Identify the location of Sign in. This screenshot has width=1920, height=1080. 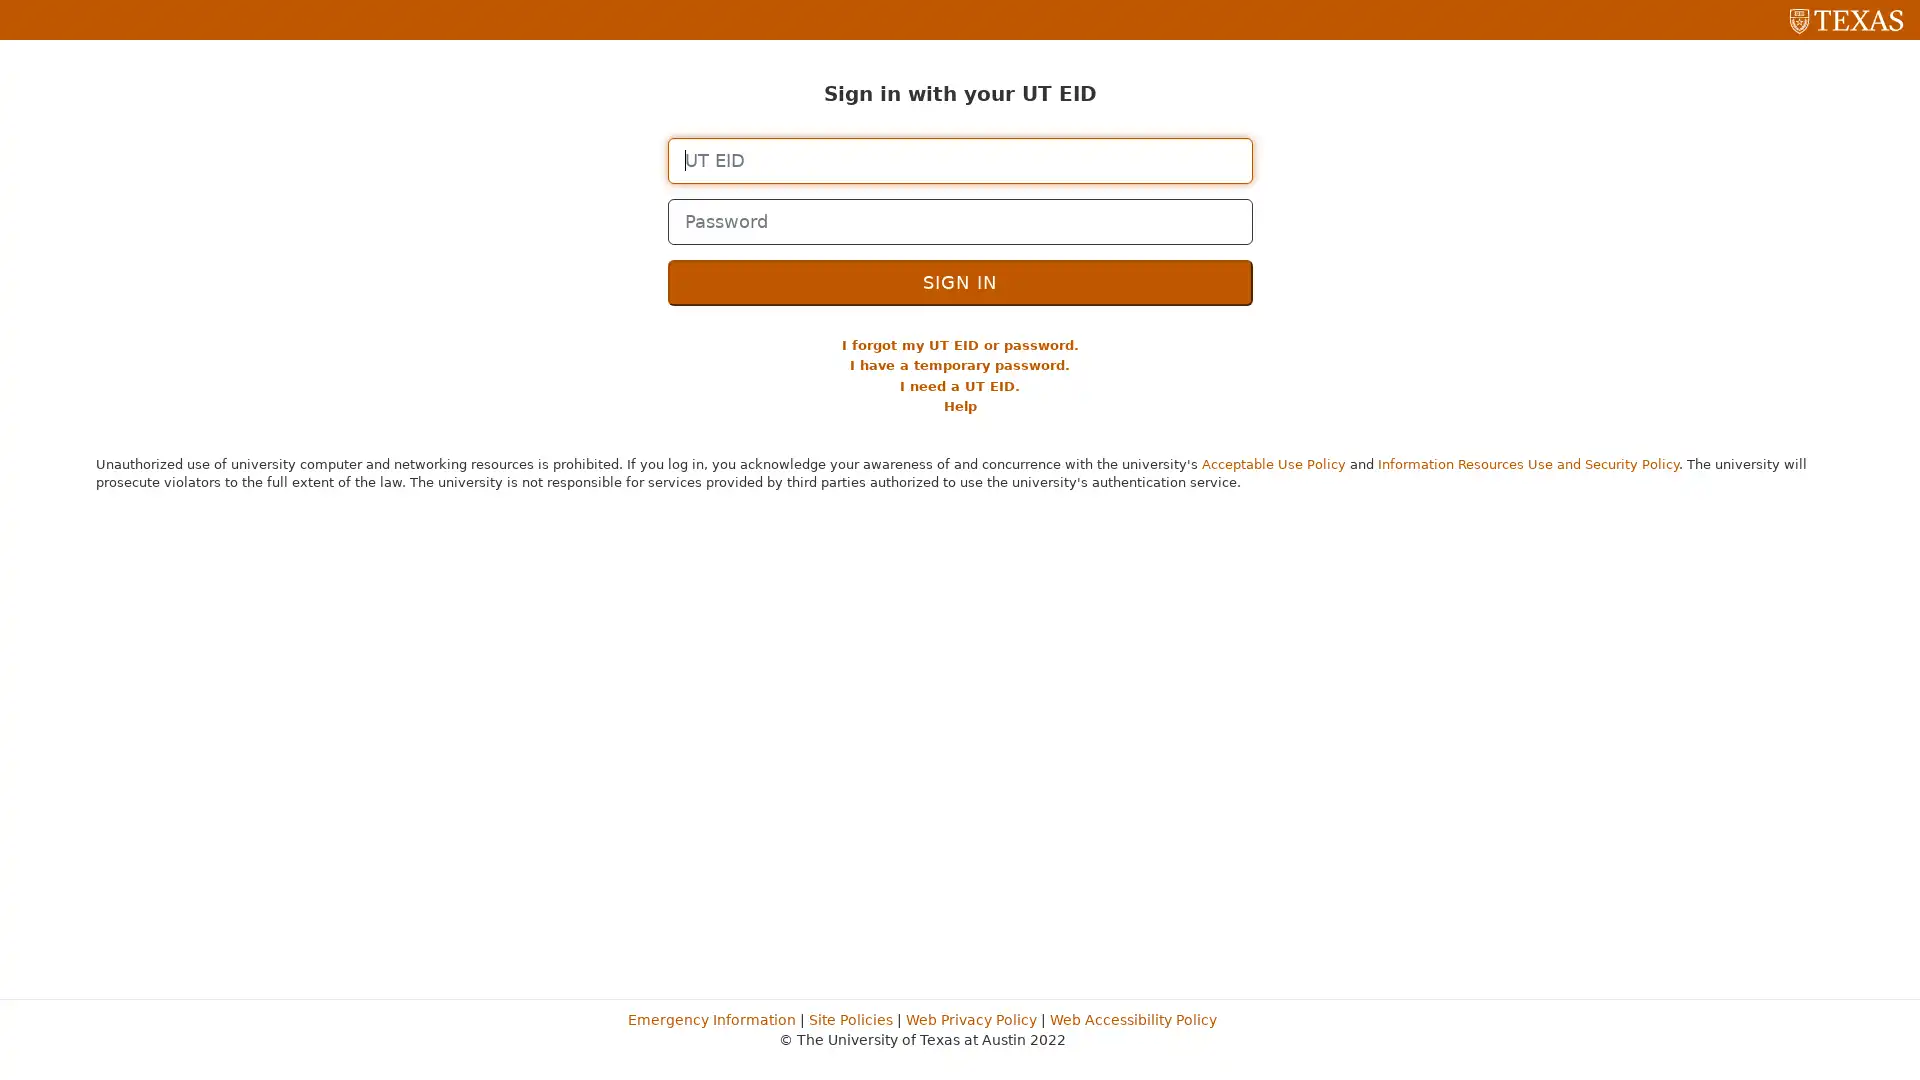
(958, 281).